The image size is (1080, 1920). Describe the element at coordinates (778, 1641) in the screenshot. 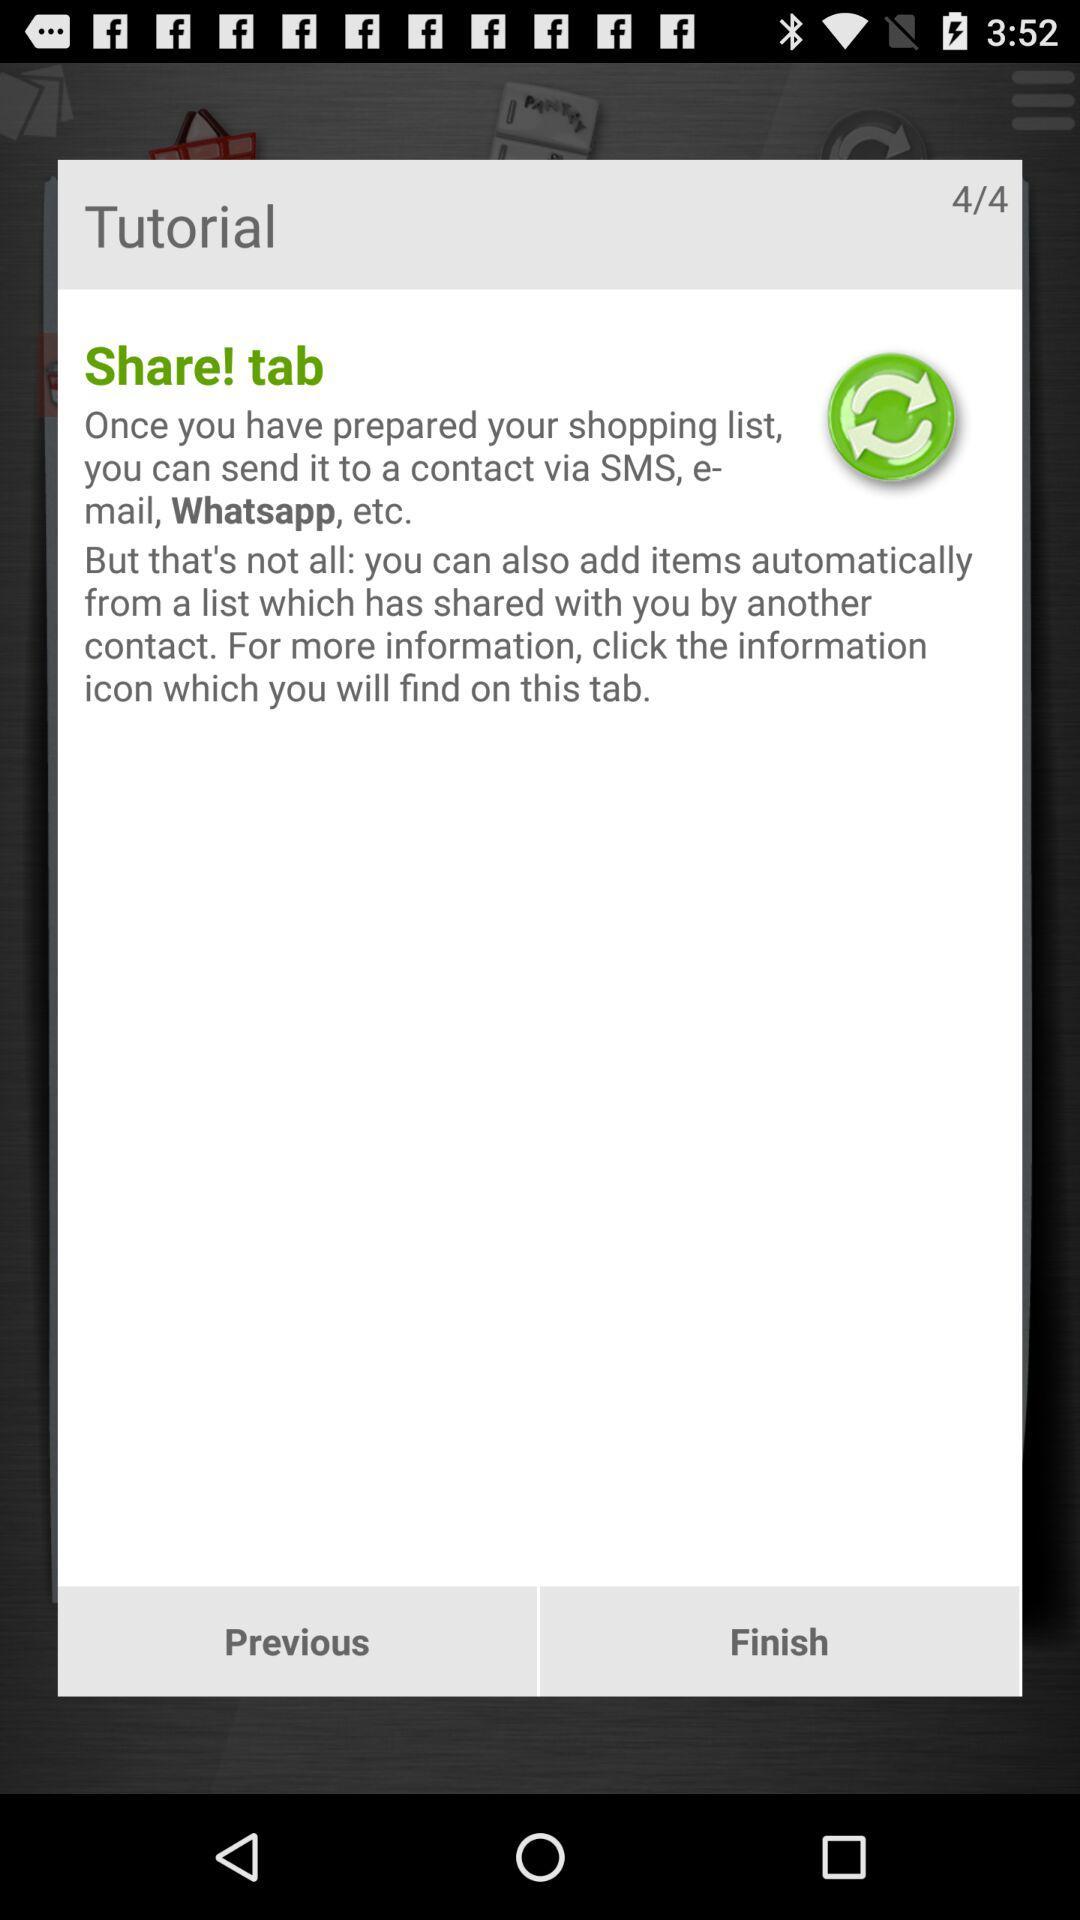

I see `the app below but that s app` at that location.